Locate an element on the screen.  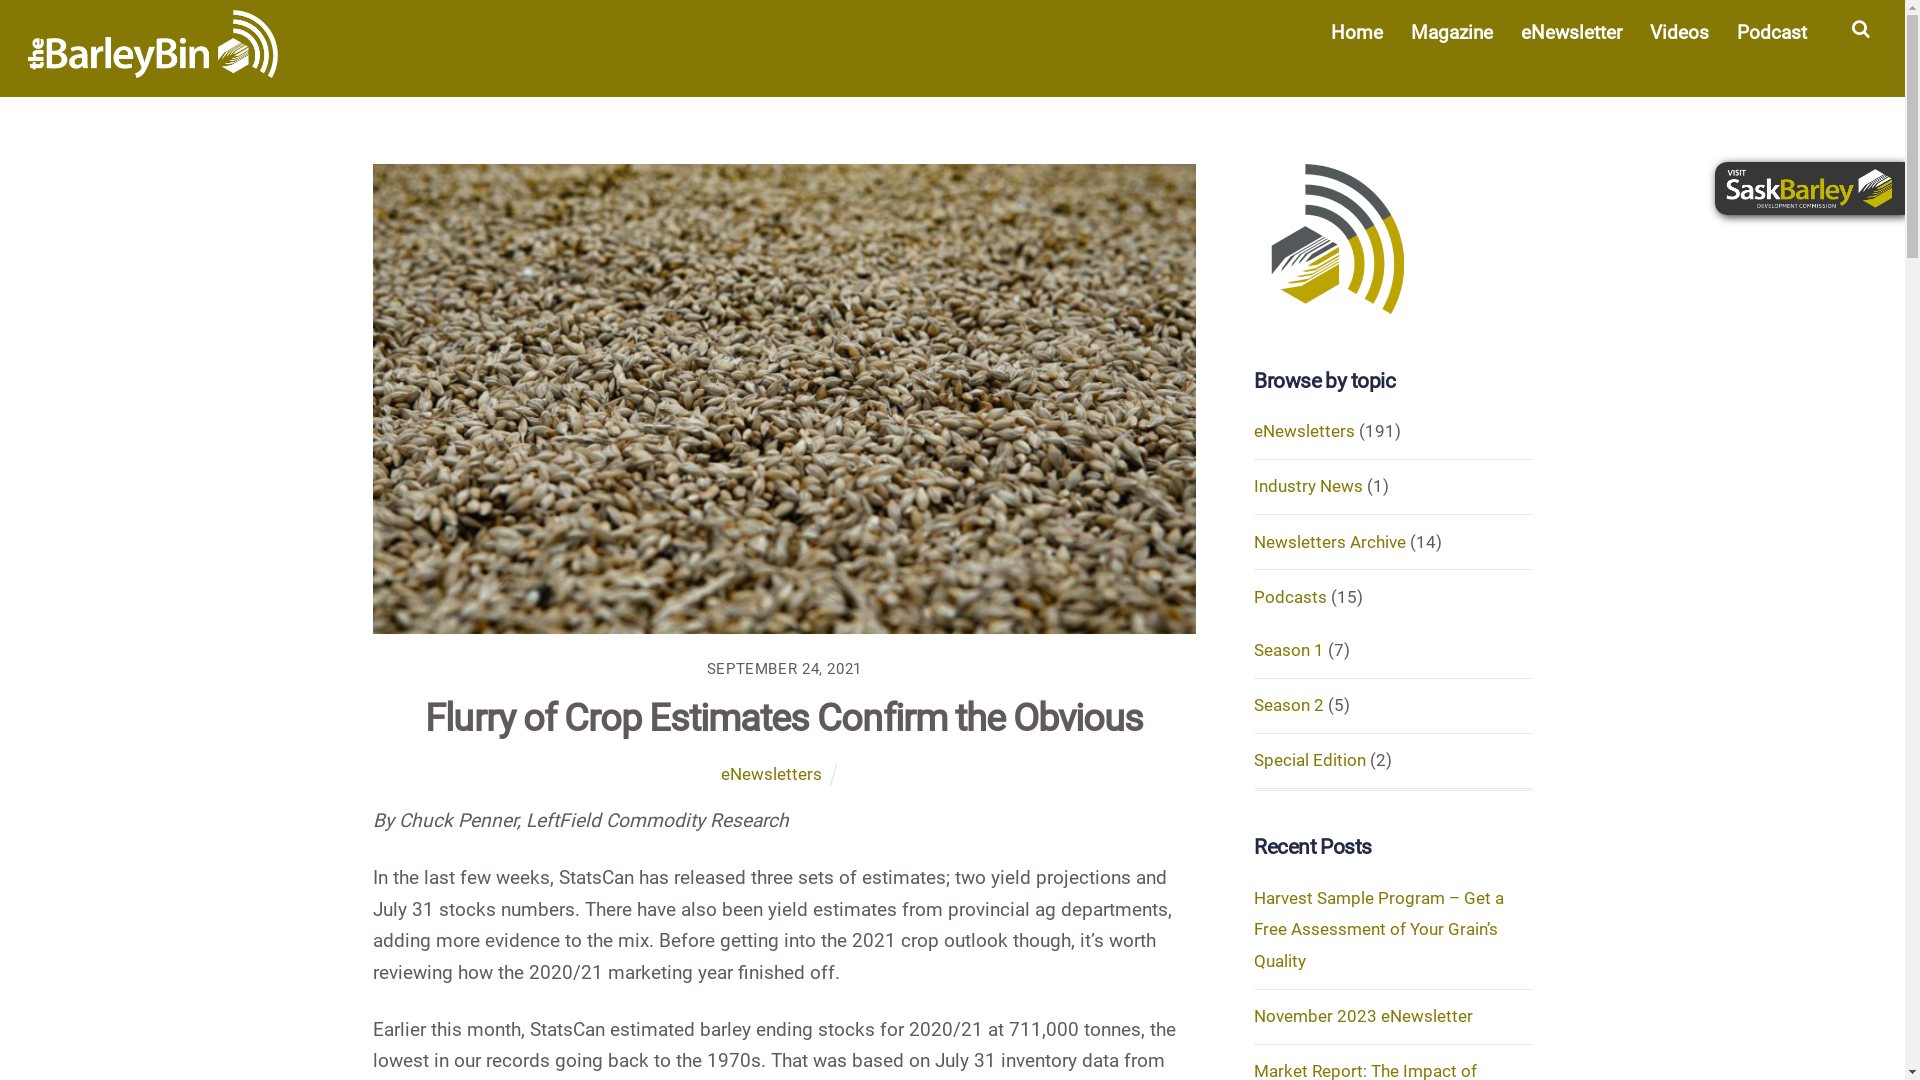
'Podcast' is located at coordinates (1771, 32).